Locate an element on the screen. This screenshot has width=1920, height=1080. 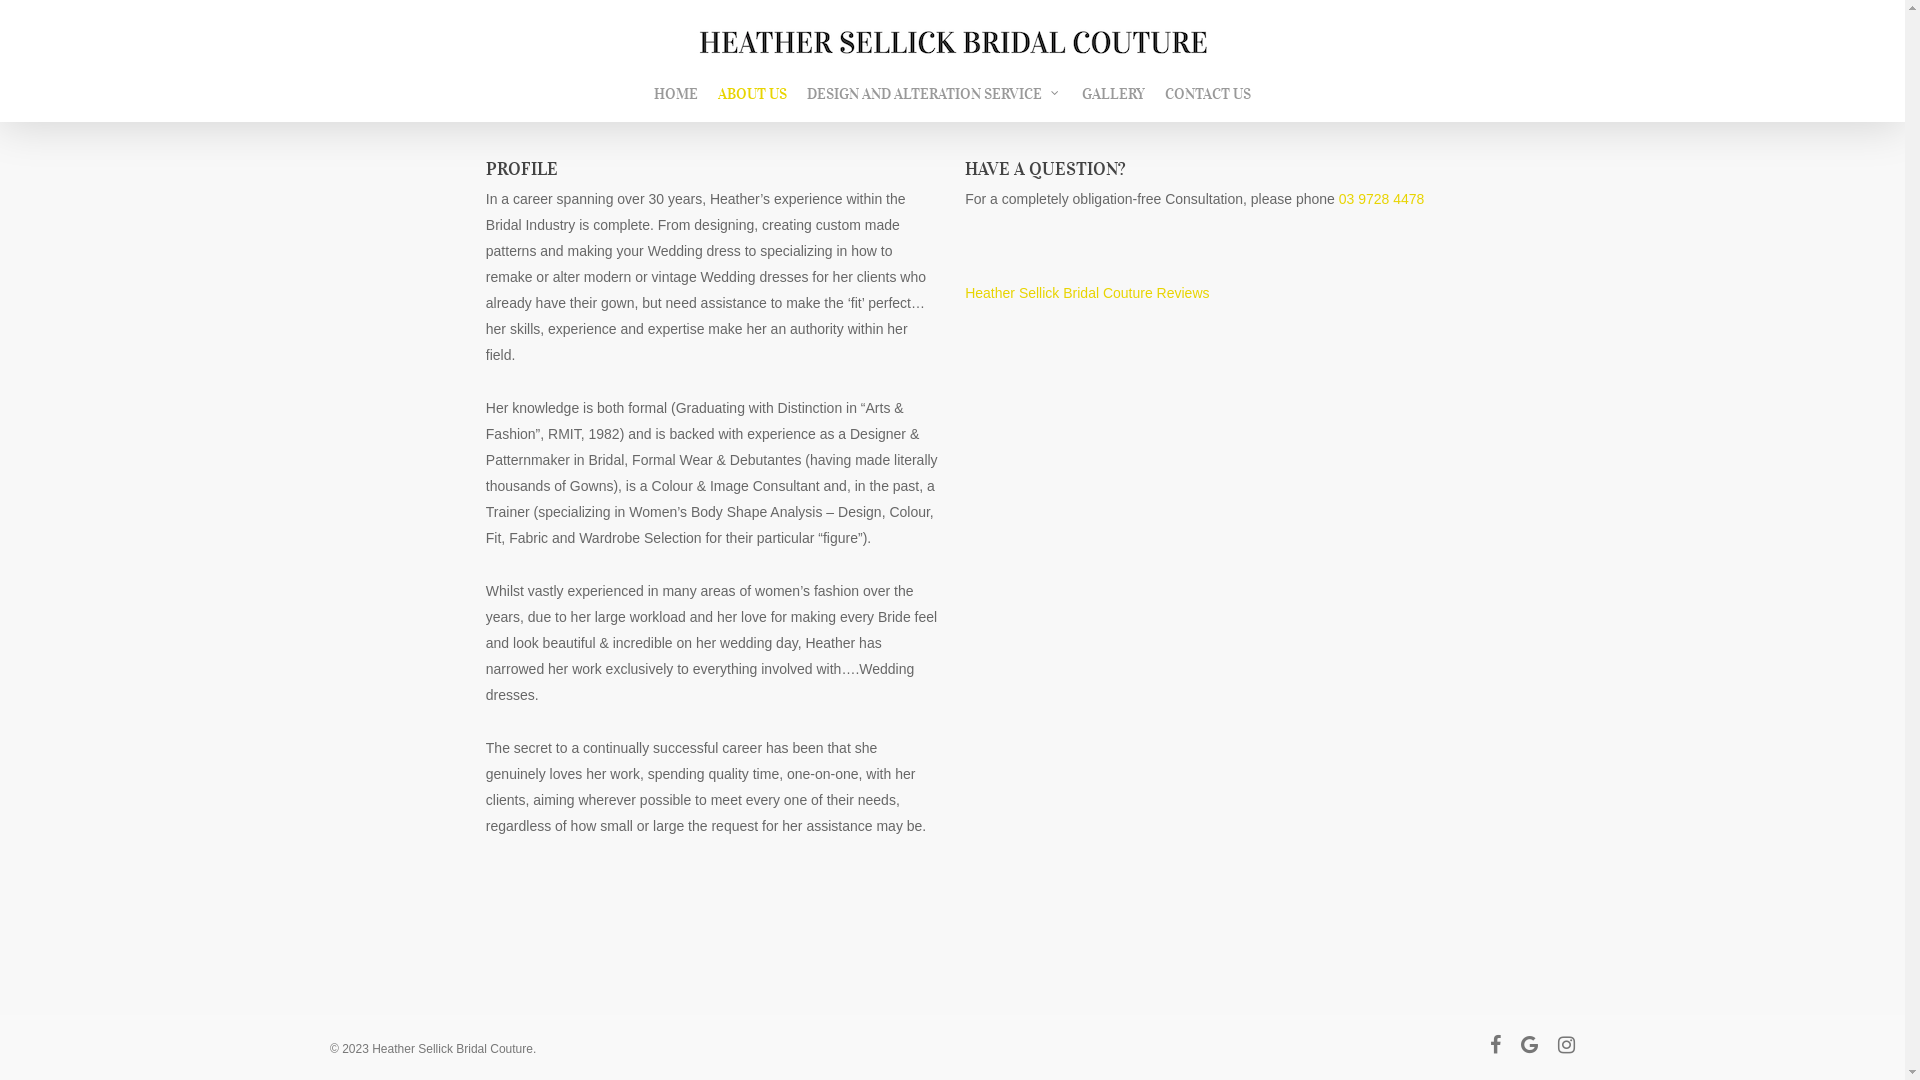
'DESIGN AND ALTERATION SERVICE' is located at coordinates (795, 104).